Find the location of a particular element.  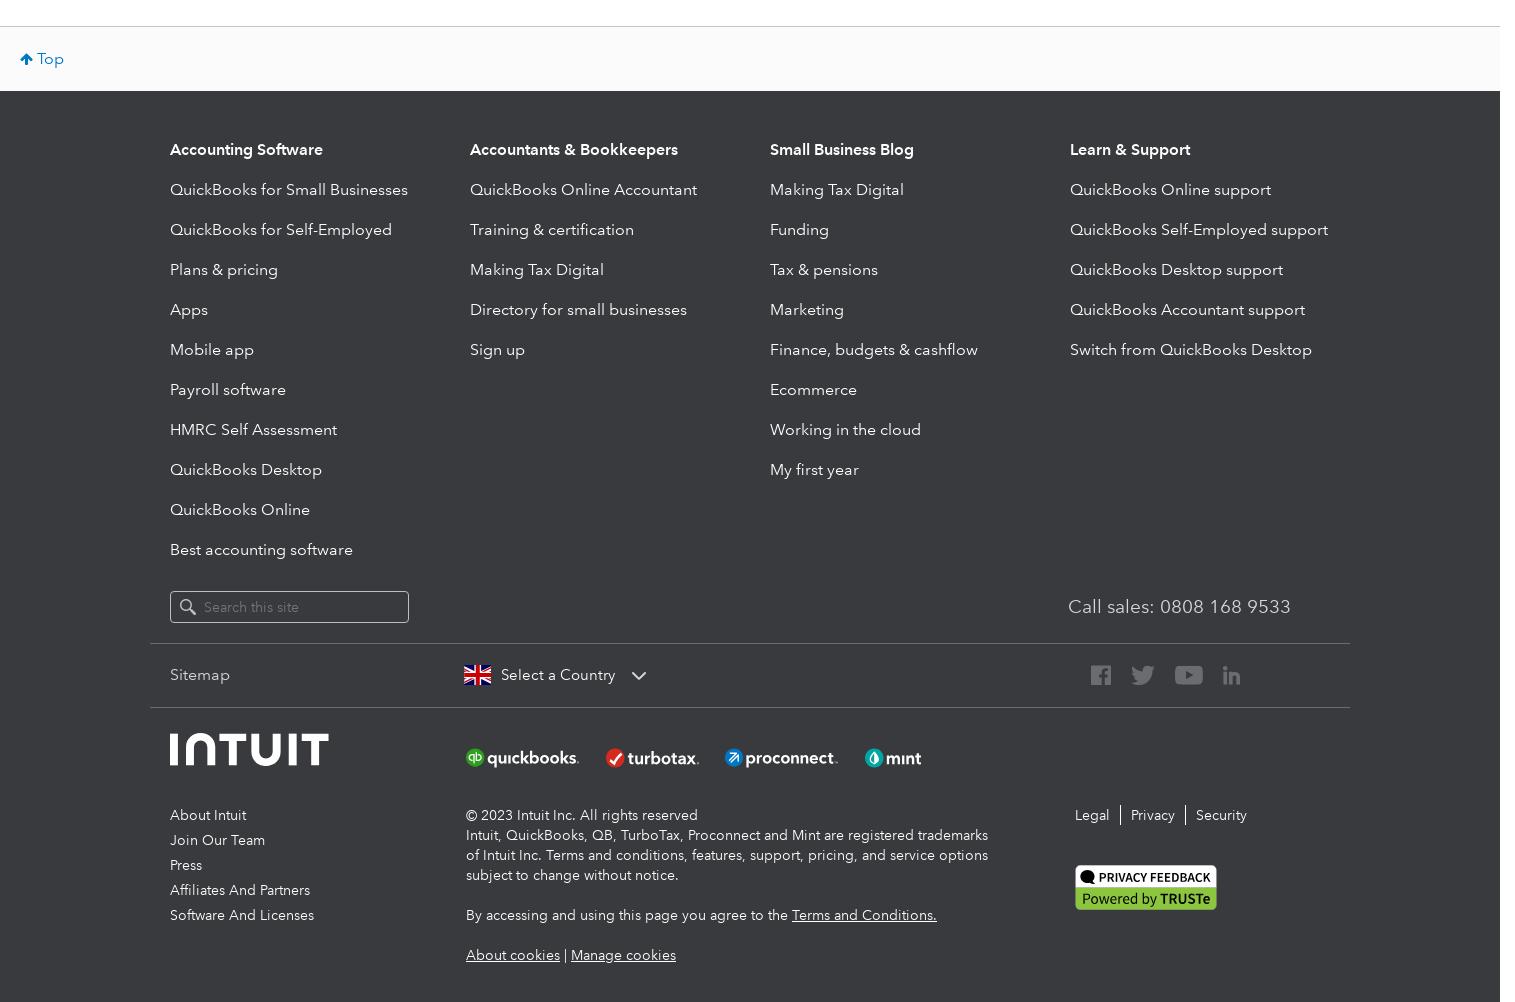

'Press' is located at coordinates (185, 864).